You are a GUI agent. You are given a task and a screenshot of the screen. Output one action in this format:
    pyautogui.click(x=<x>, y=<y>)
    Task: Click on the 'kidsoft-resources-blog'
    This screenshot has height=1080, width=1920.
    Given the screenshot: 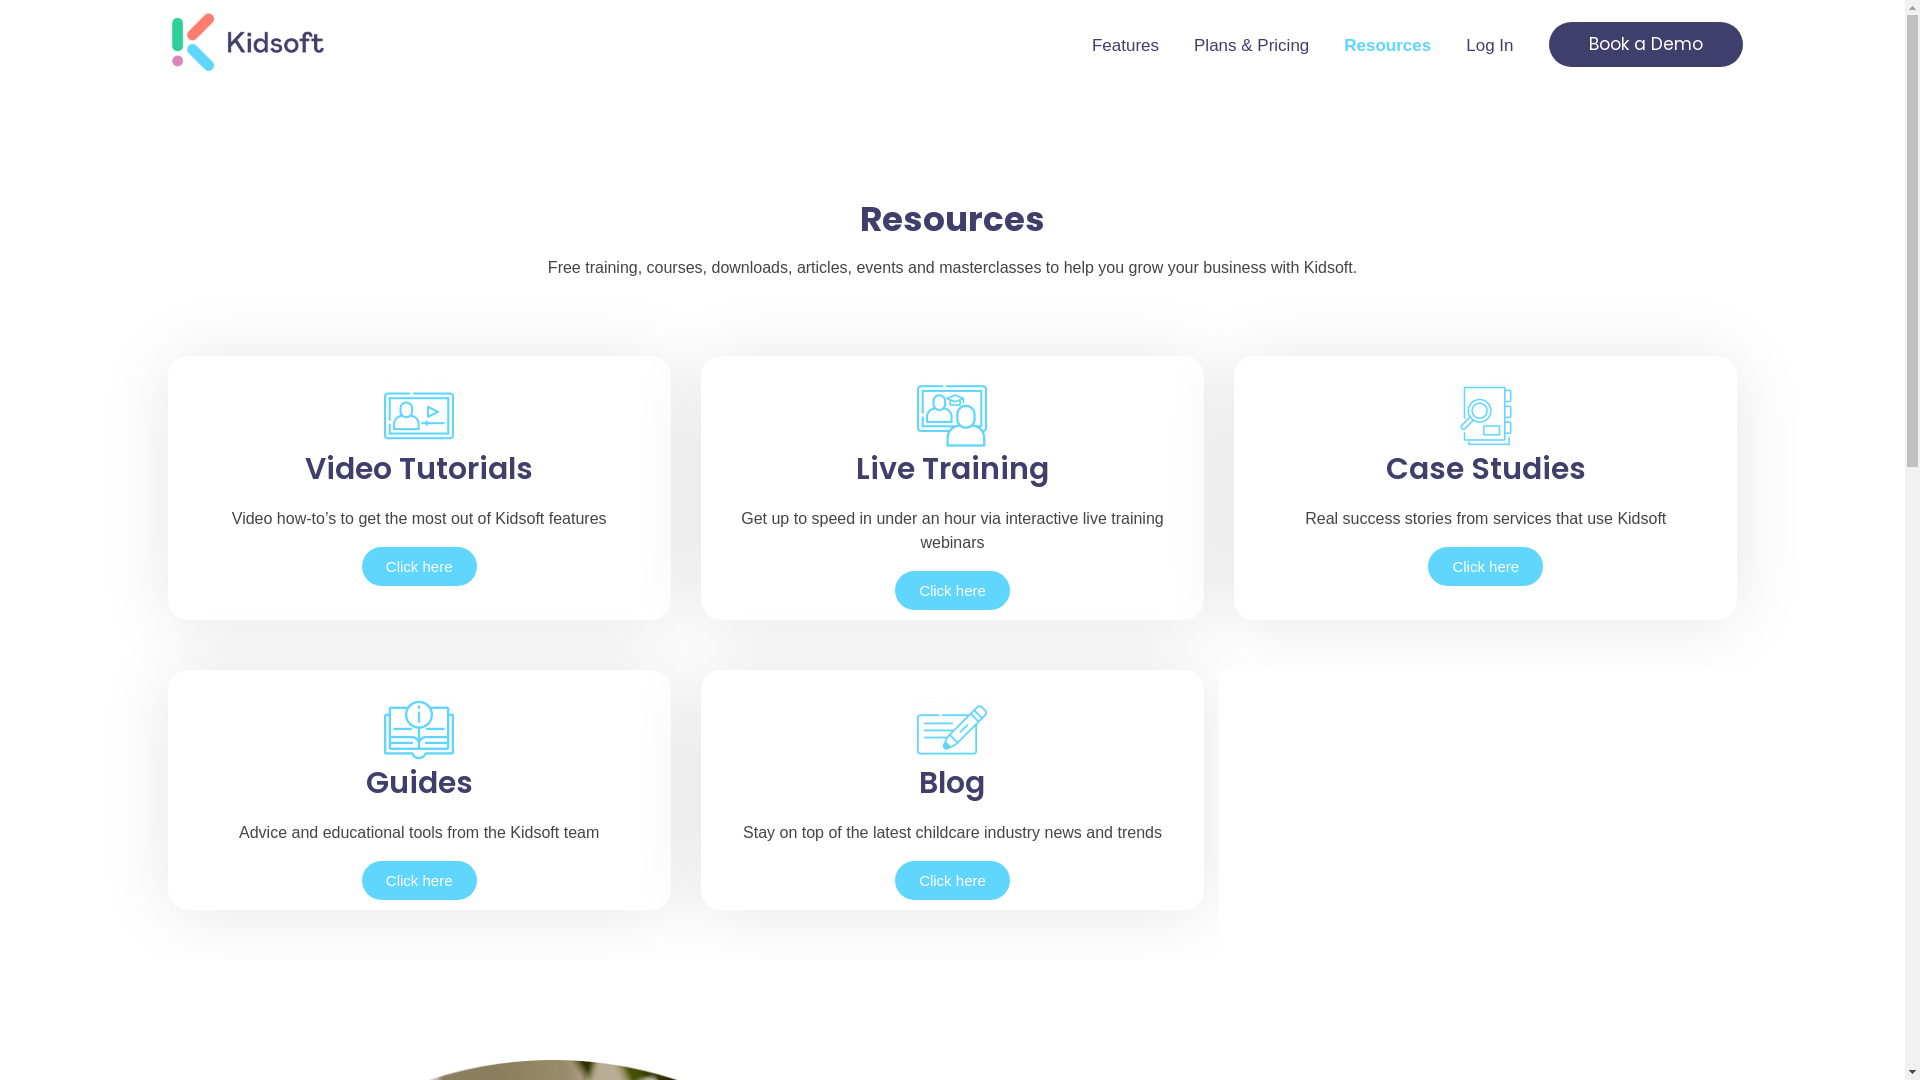 What is the action you would take?
    pyautogui.click(x=950, y=729)
    